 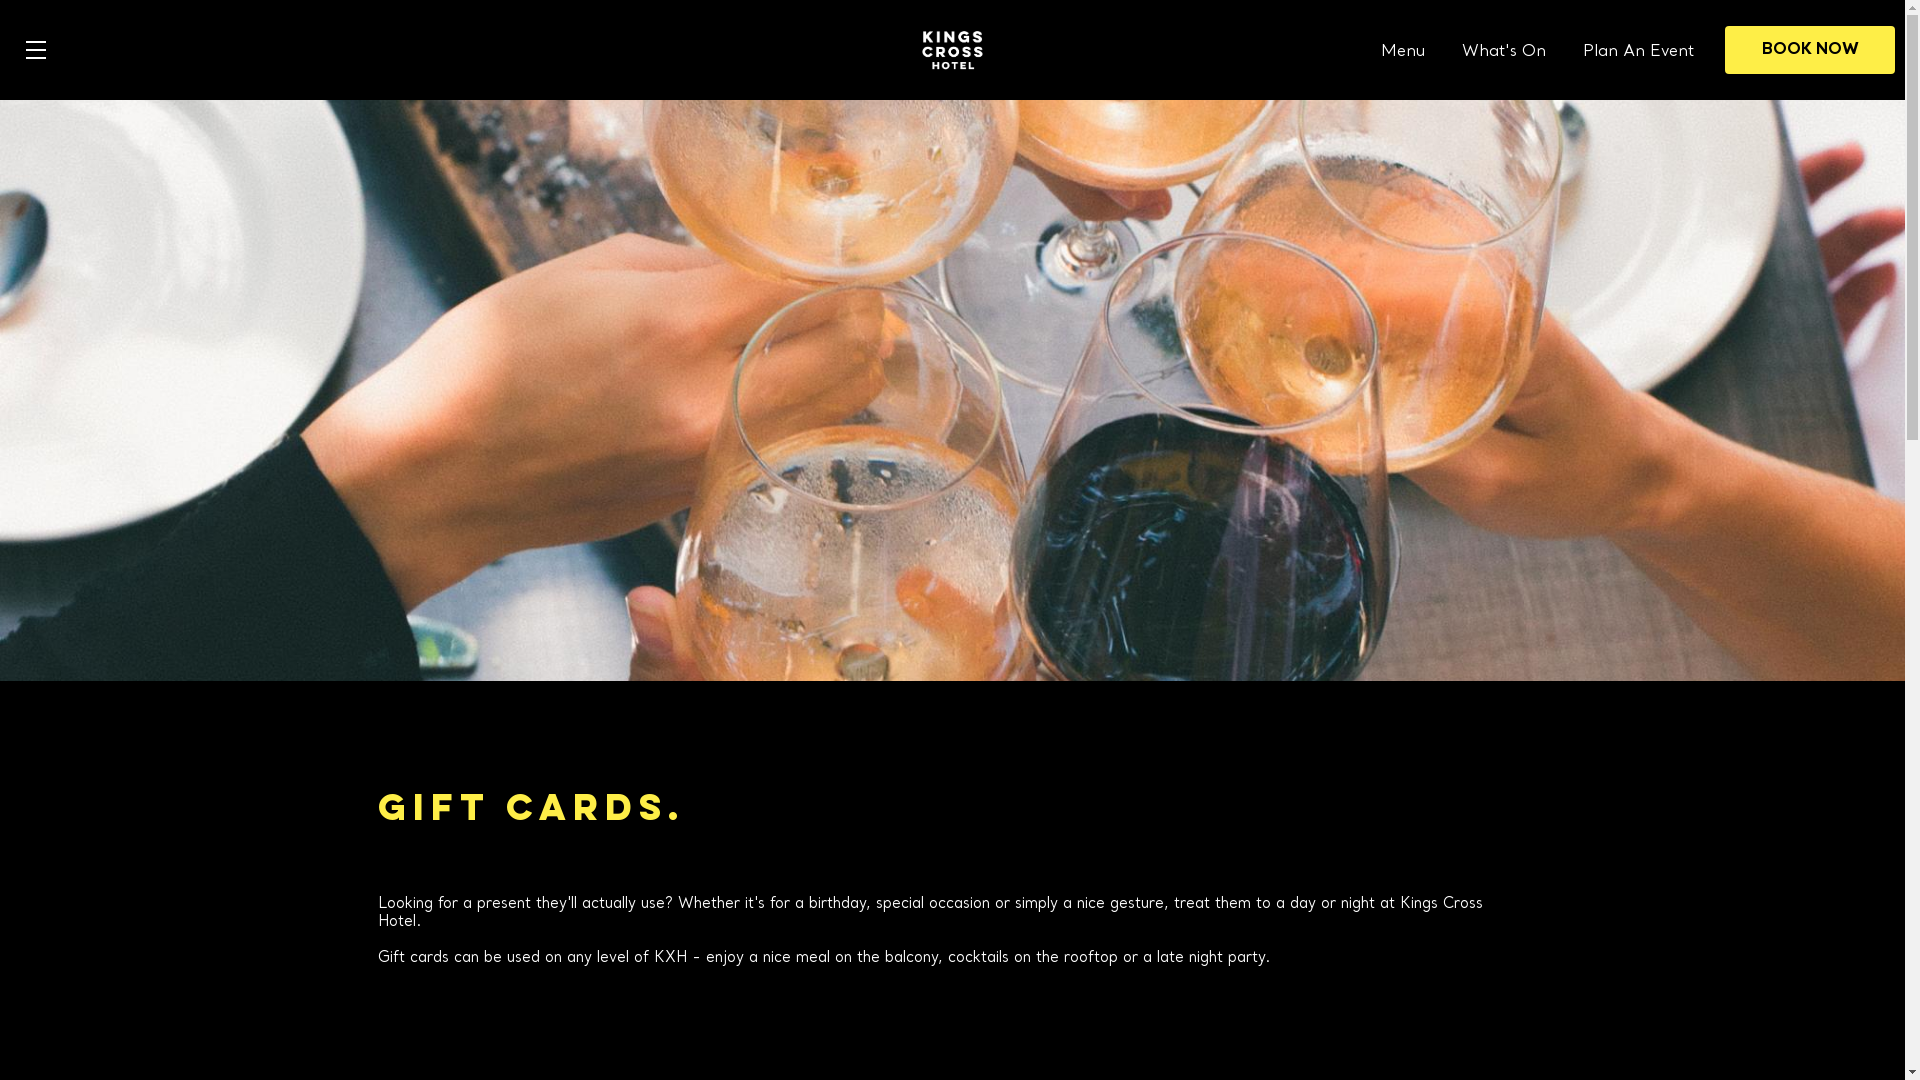 I want to click on 'Menu', so click(x=1401, y=50).